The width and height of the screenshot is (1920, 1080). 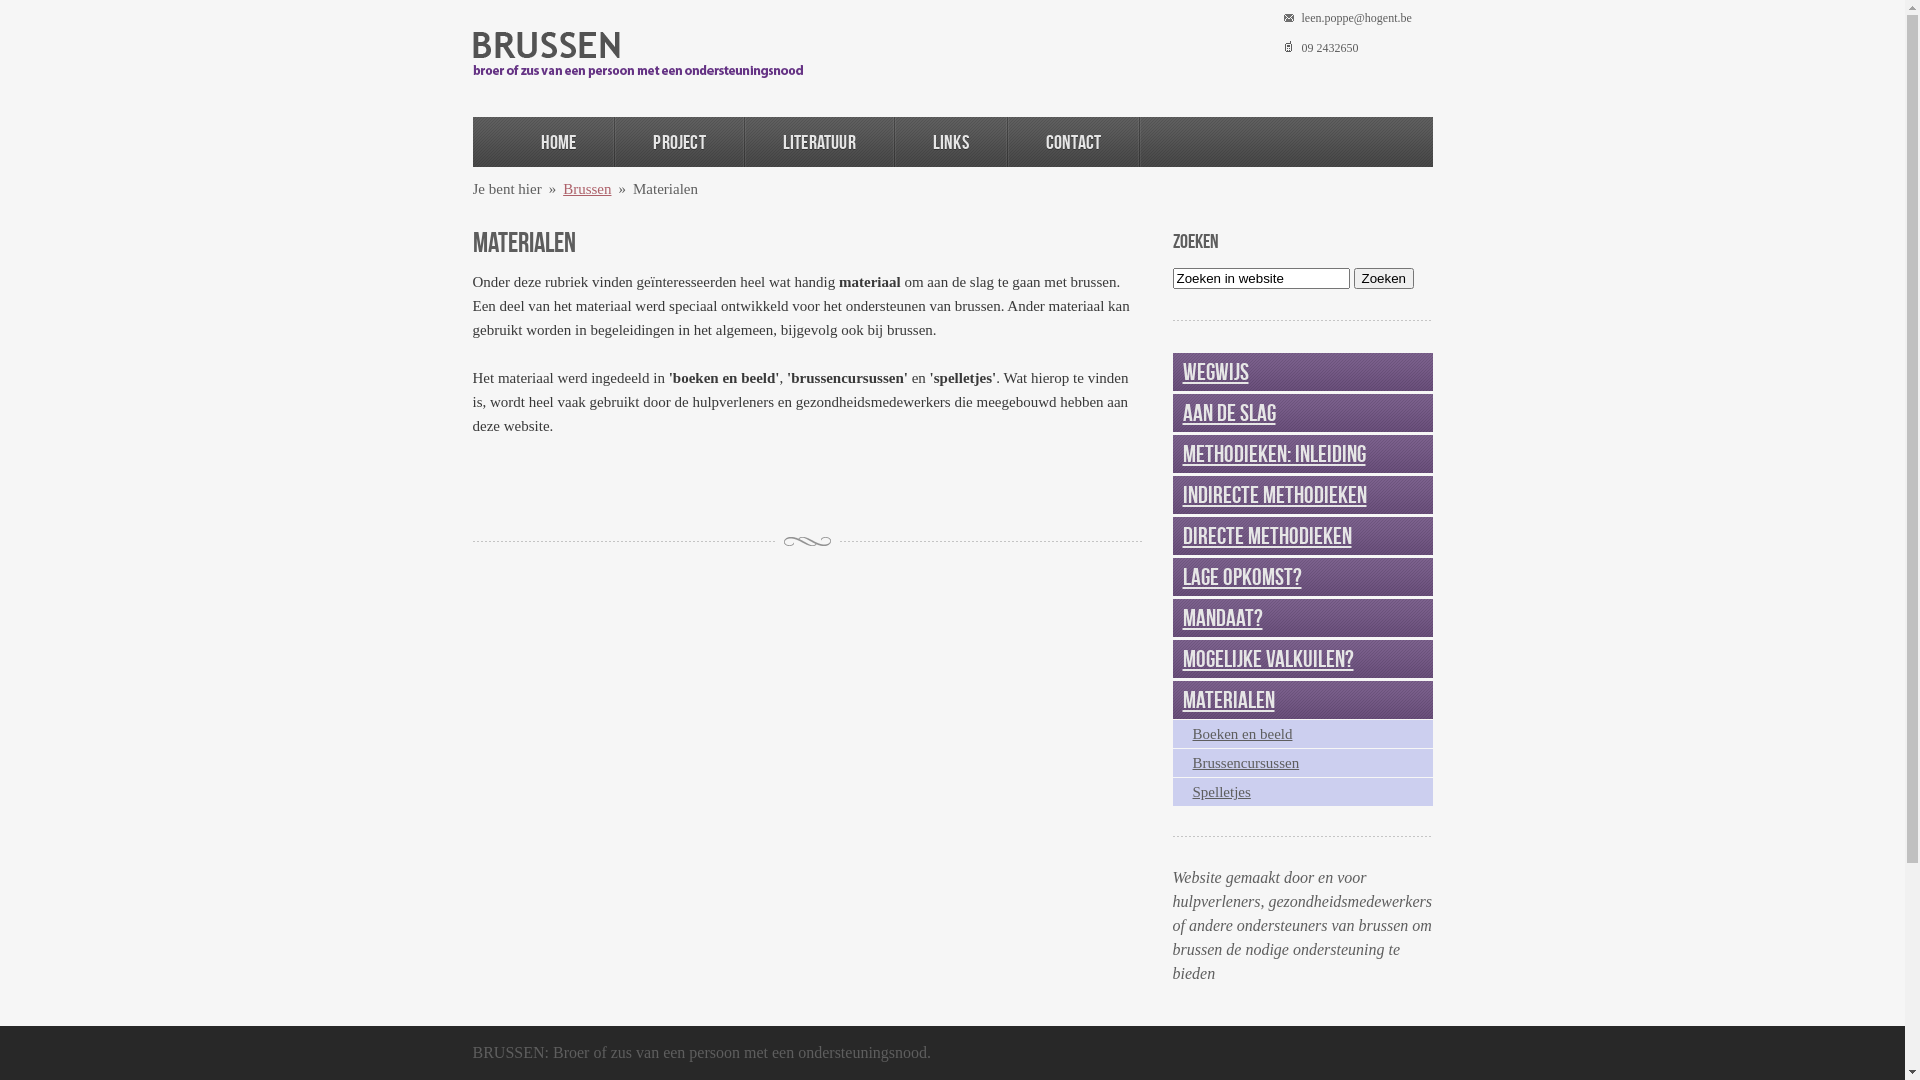 What do you see at coordinates (1265, 535) in the screenshot?
I see `'Directe methodieken'` at bounding box center [1265, 535].